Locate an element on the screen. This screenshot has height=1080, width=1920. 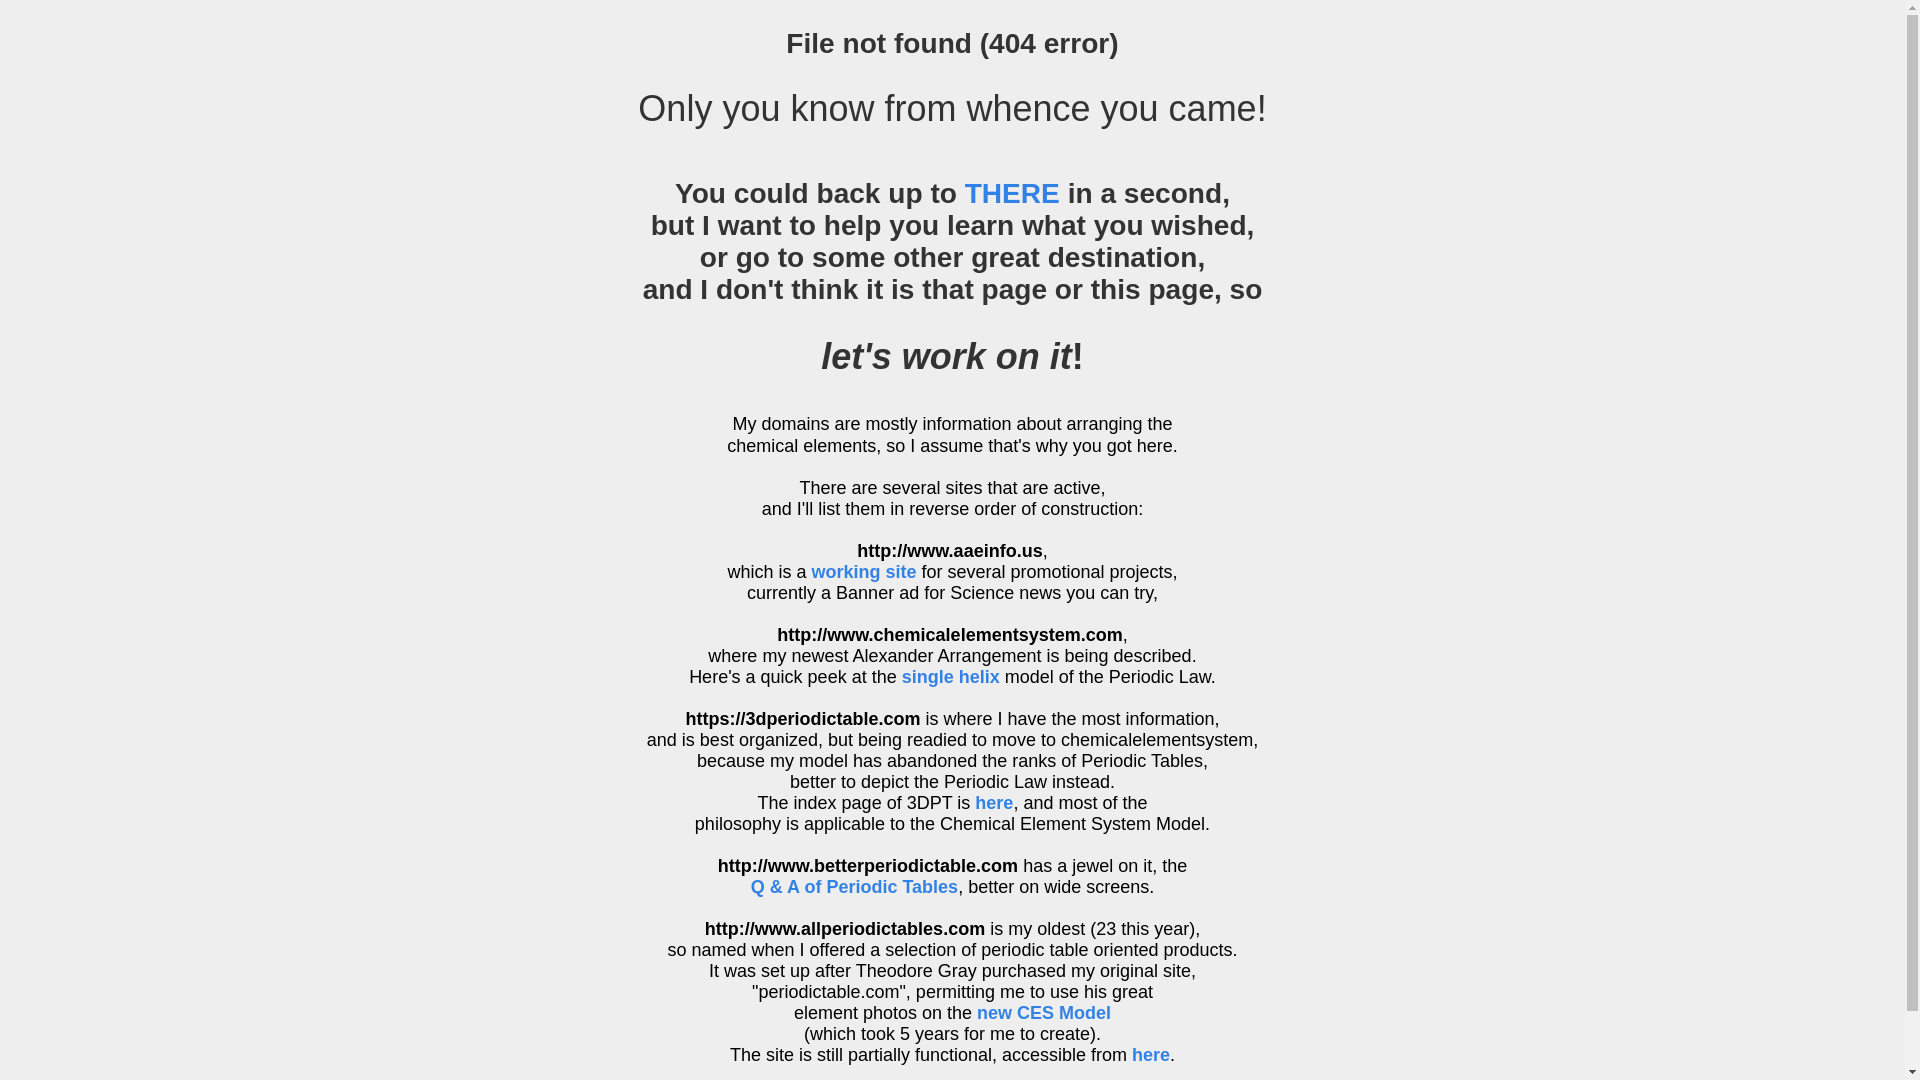
'here' is located at coordinates (993, 801).